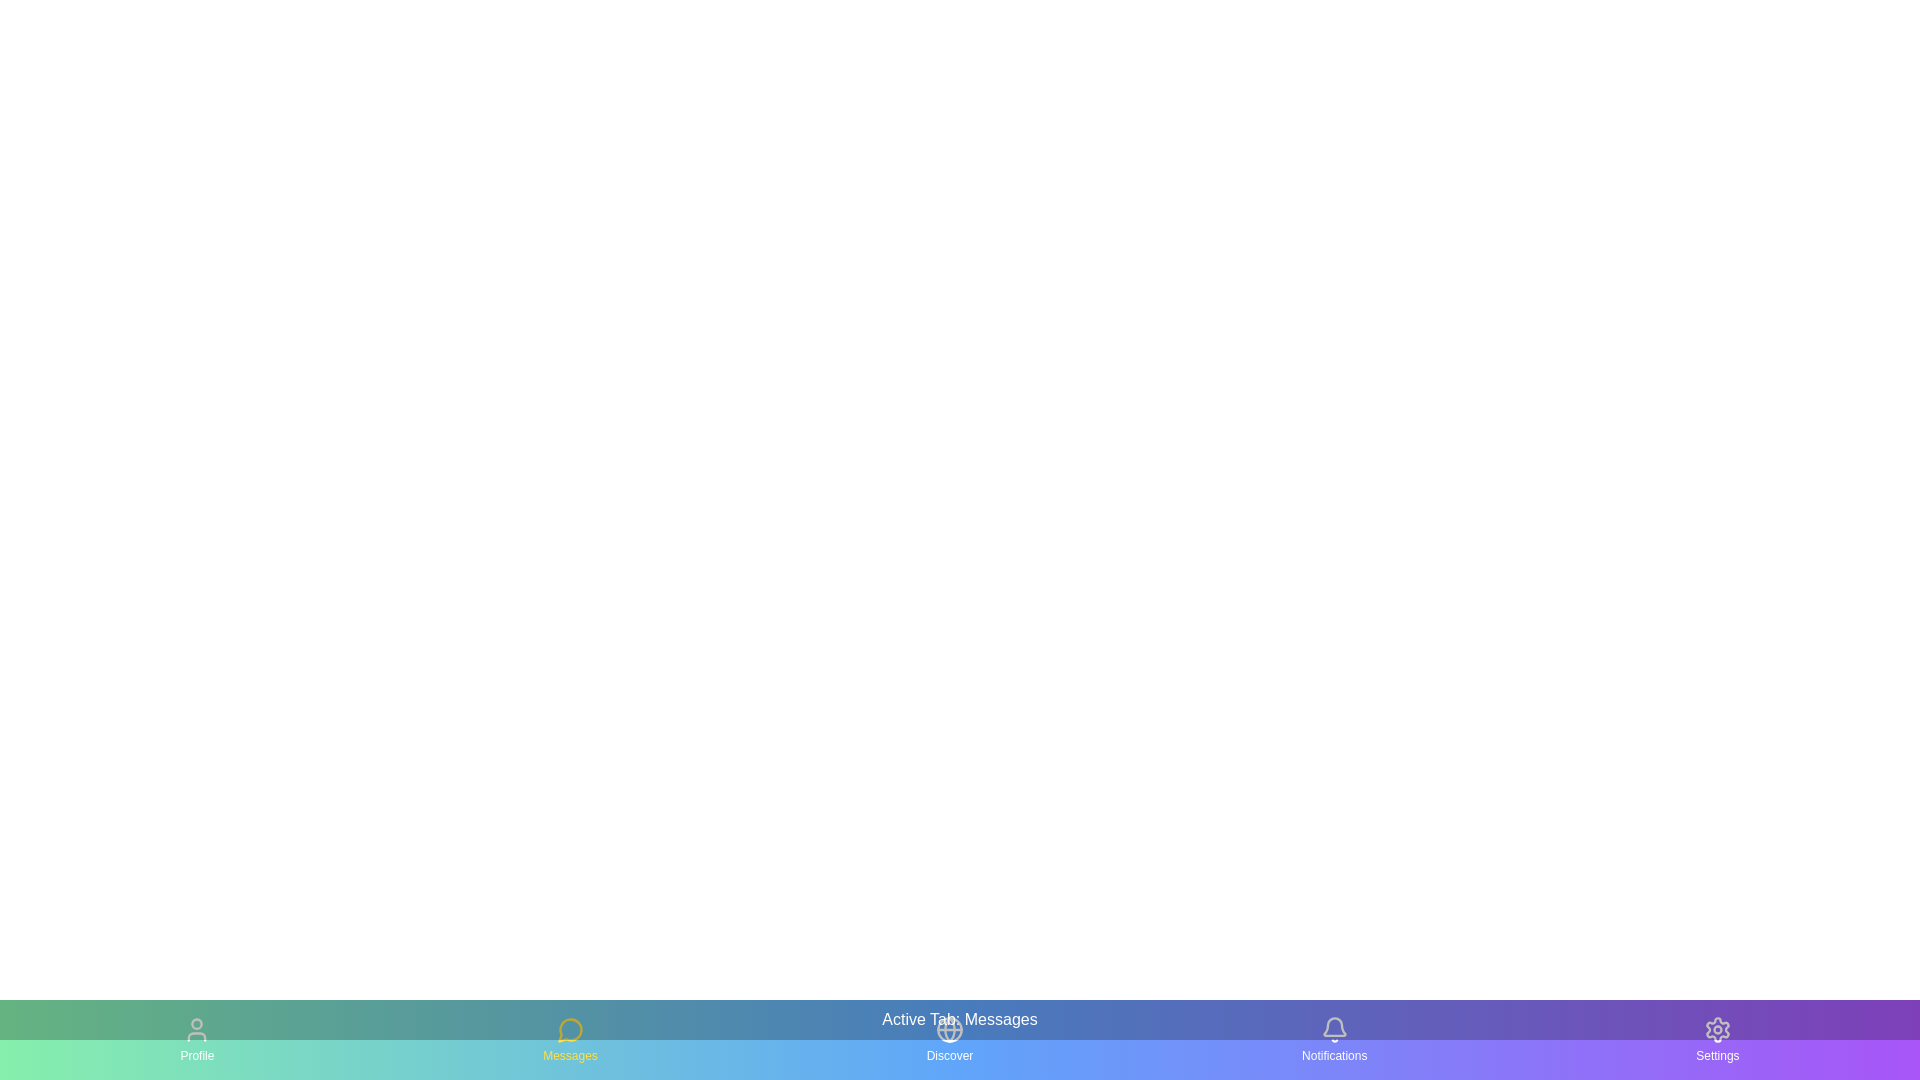  I want to click on the tab labeled Settings, so click(1717, 1039).